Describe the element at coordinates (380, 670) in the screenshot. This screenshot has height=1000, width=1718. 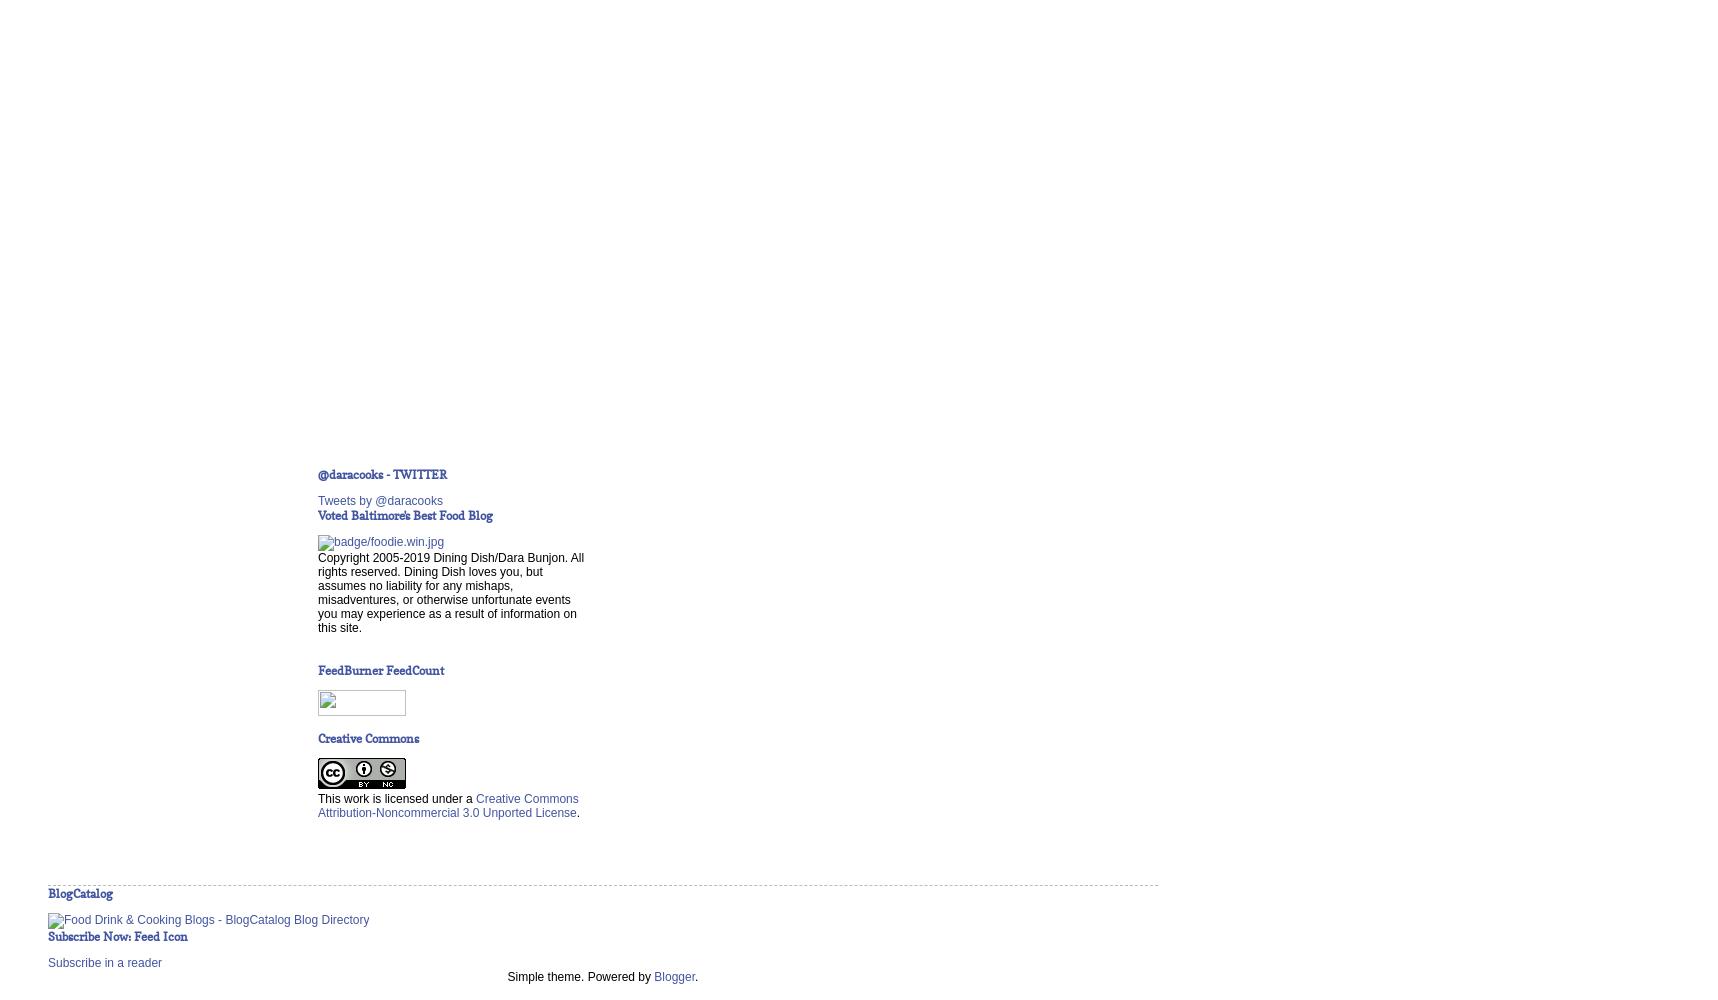
I see `'FeedBurner FeedCount'` at that location.